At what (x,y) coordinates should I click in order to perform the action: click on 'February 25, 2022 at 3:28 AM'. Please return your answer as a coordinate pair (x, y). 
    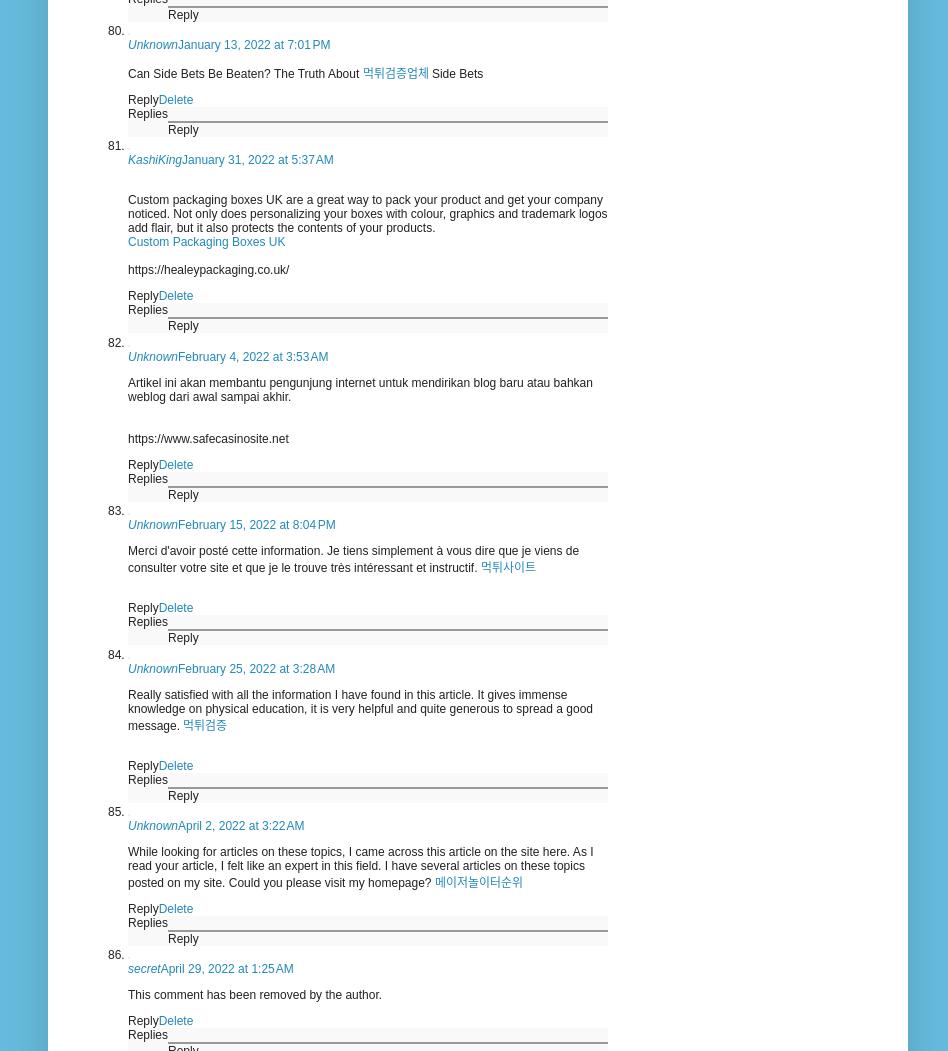
    Looking at the image, I should click on (256, 668).